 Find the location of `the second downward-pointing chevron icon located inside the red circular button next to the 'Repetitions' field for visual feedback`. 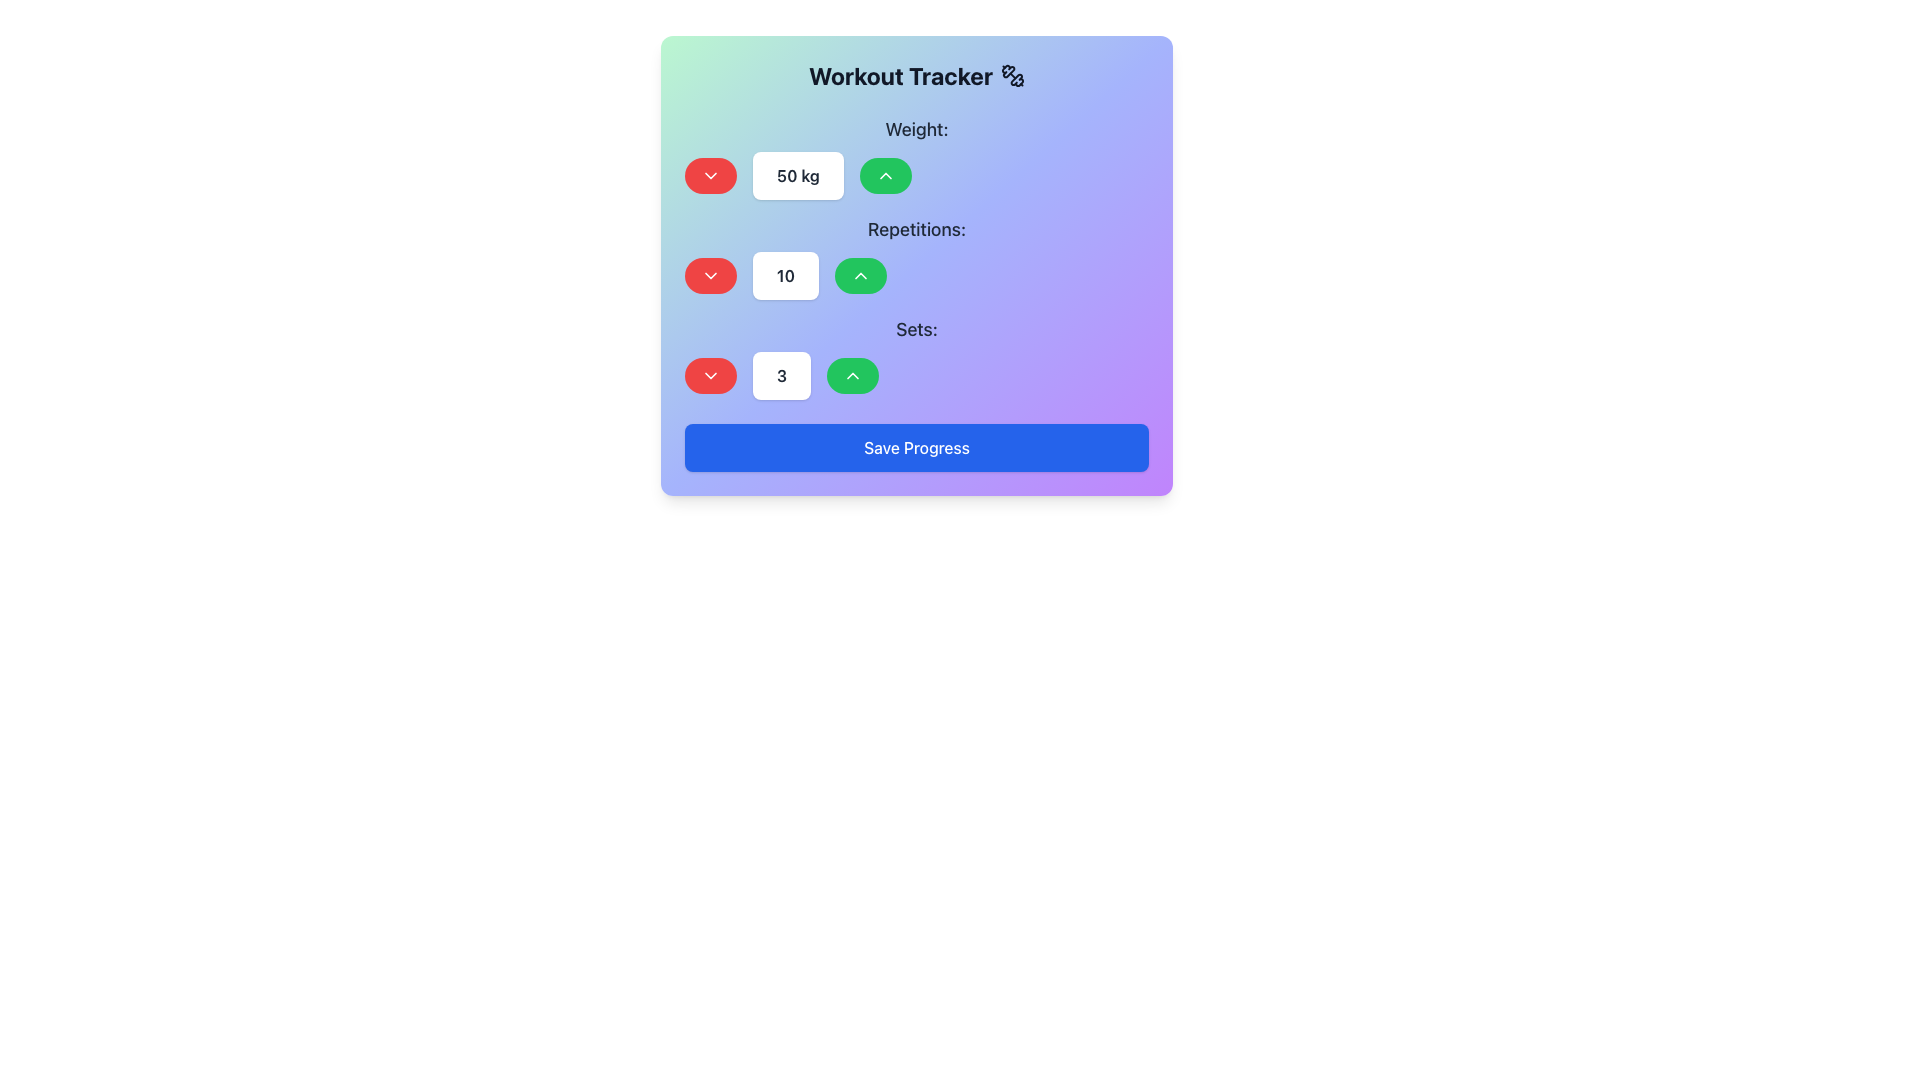

the second downward-pointing chevron icon located inside the red circular button next to the 'Repetitions' field for visual feedback is located at coordinates (710, 276).